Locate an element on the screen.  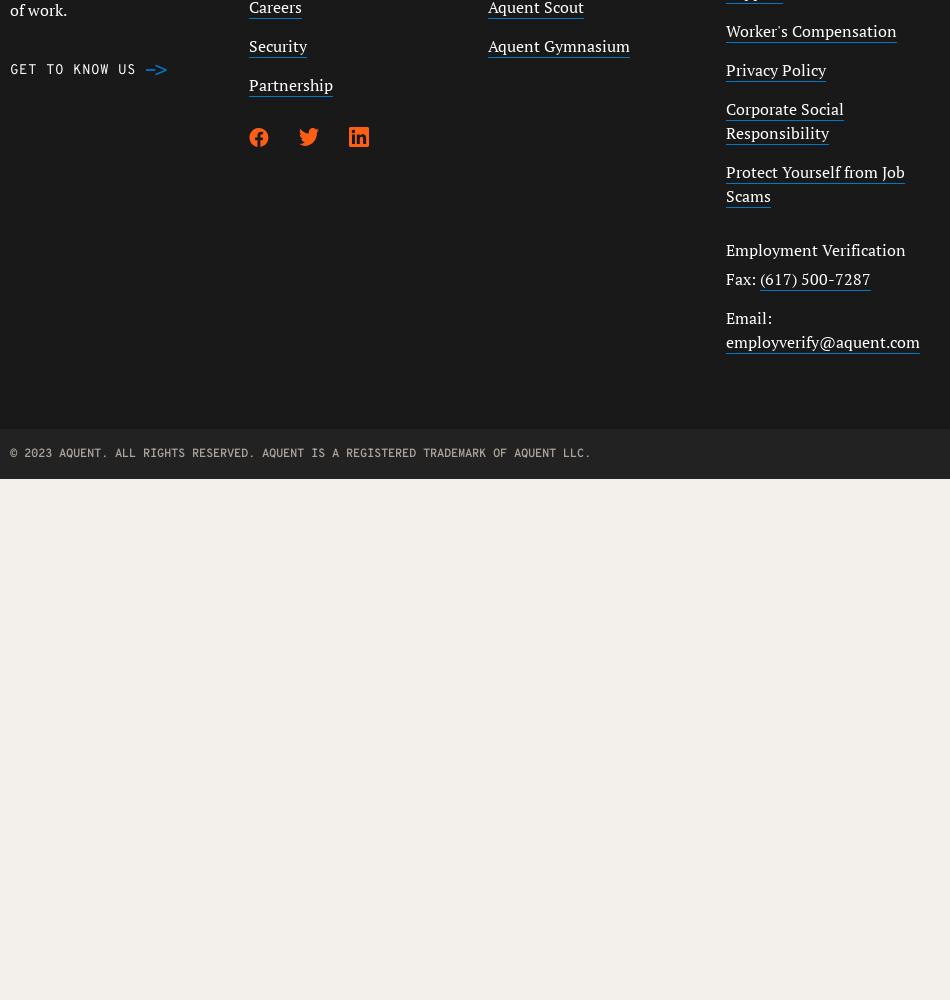
'© 2023 AQUENT.
            ALL RIGHTS RESERVED. AQUENT IS A REGISTERED TRADEMARK OF AQUENT LLC.' is located at coordinates (299, 453).